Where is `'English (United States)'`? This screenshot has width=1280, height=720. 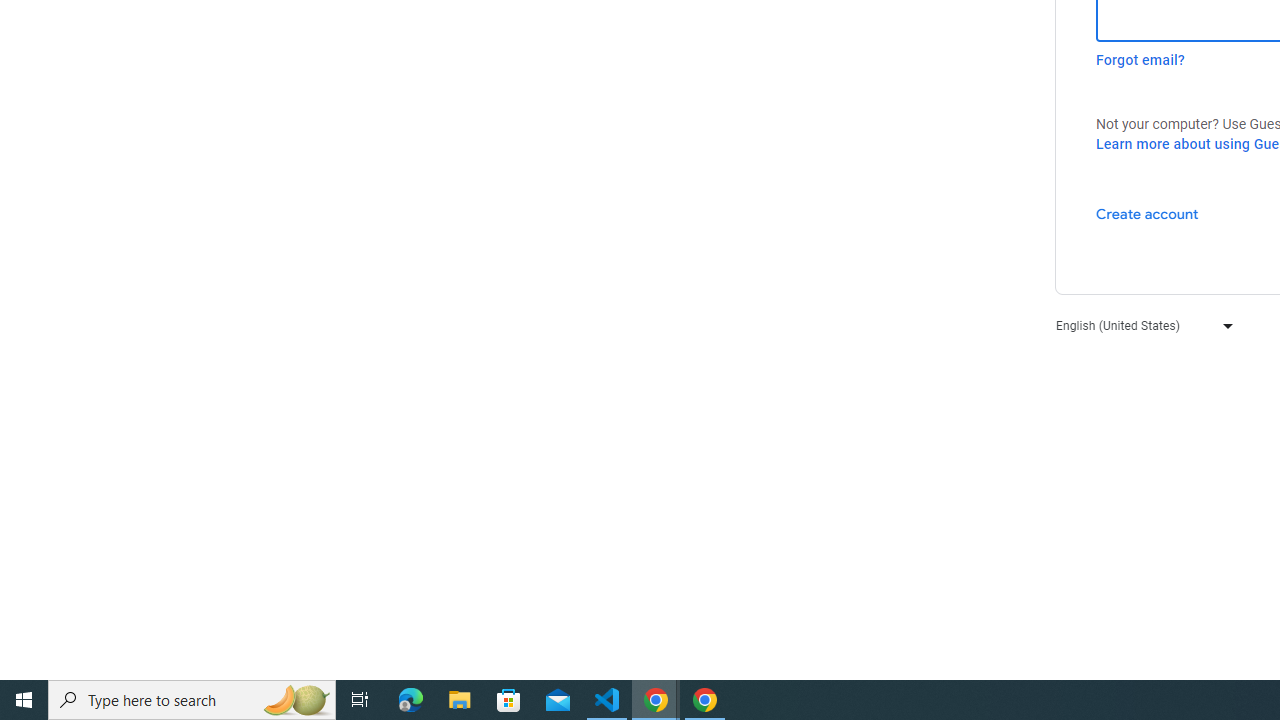
'English (United States)' is located at coordinates (1139, 324).